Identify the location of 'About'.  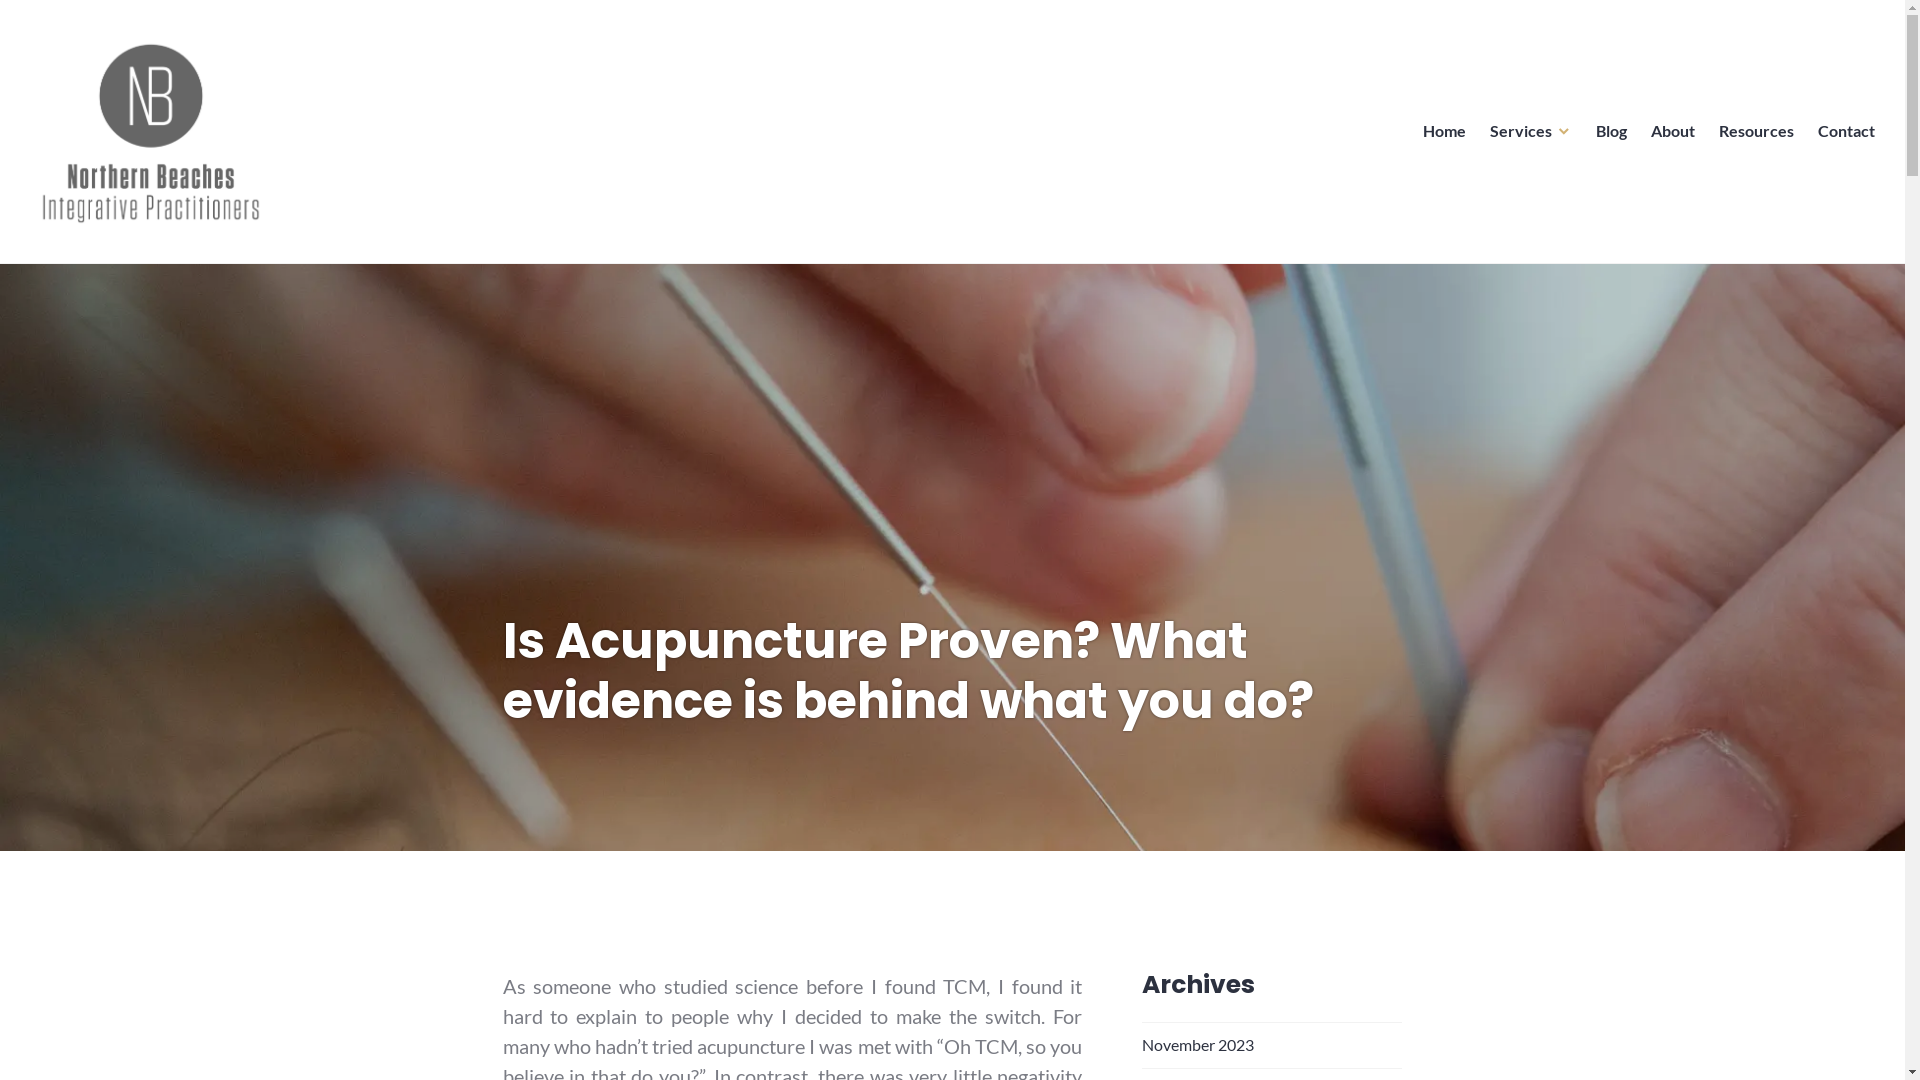
(1651, 131).